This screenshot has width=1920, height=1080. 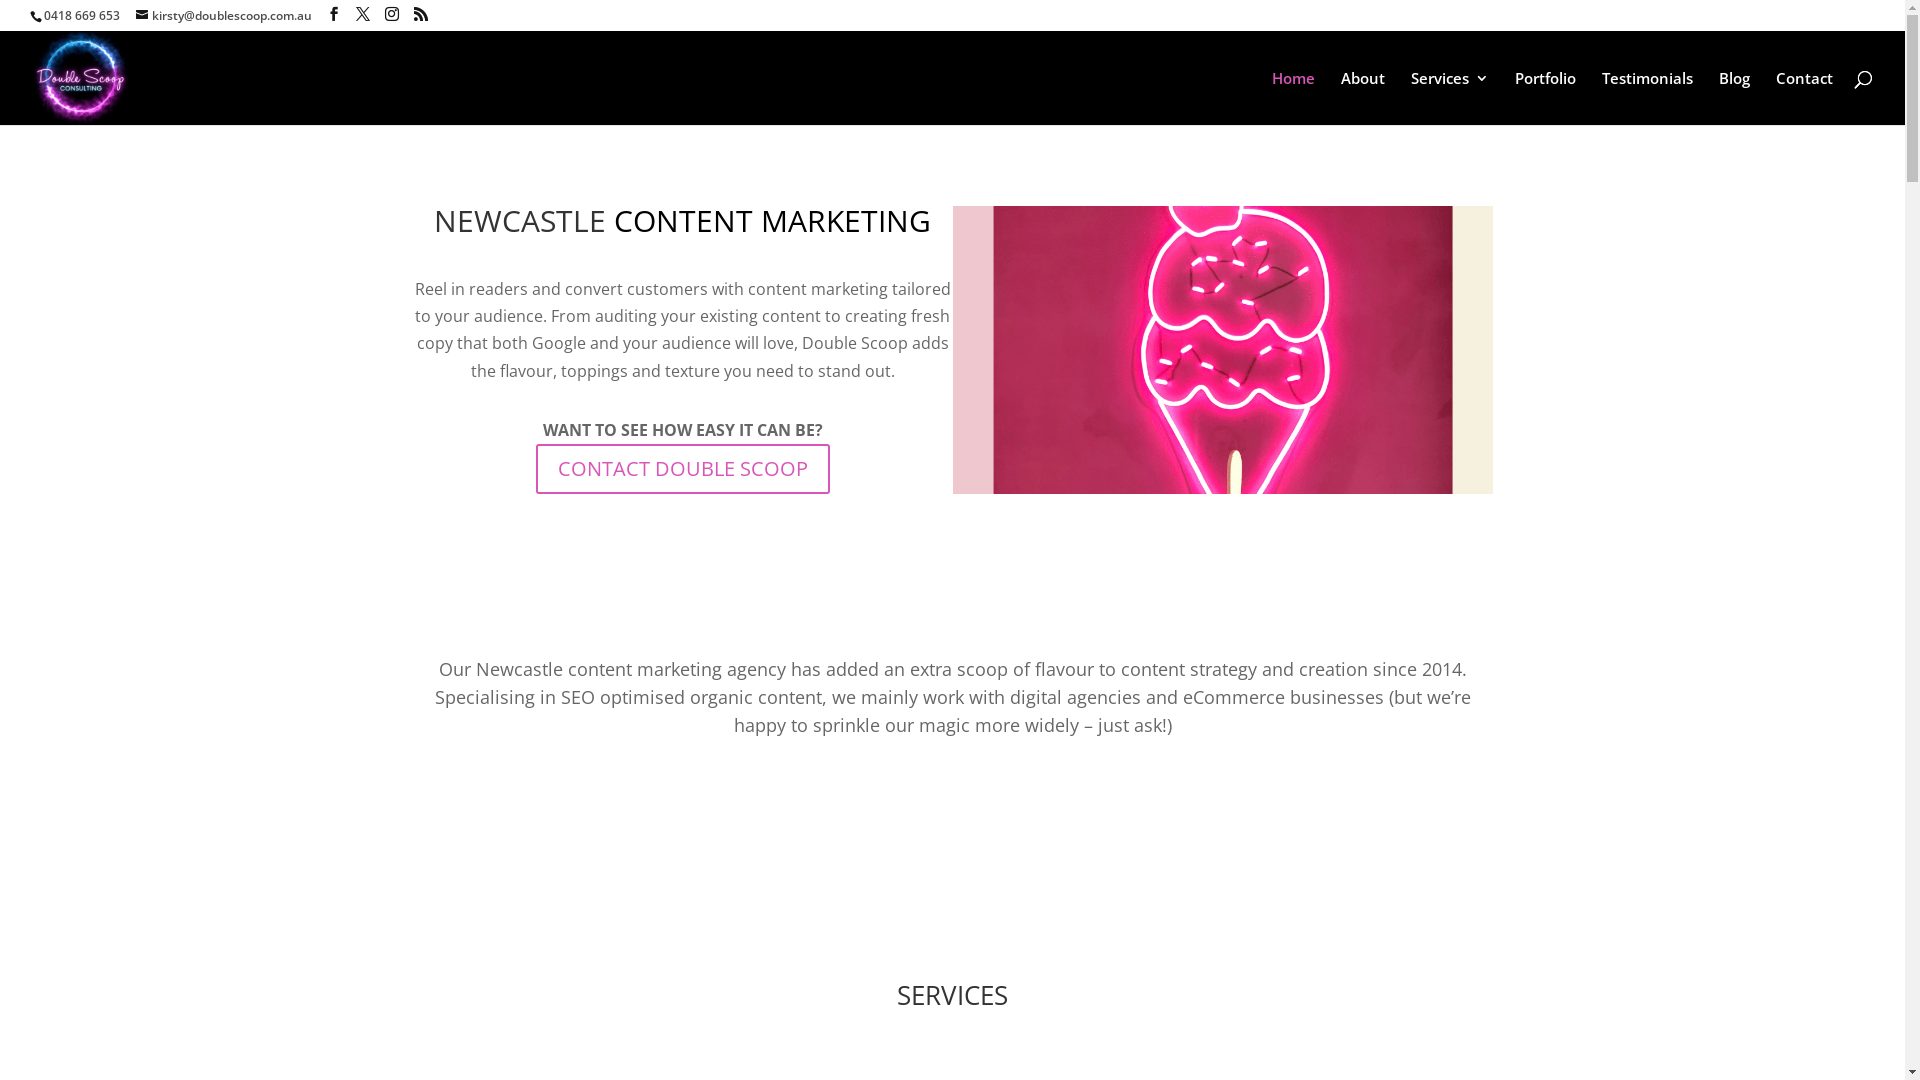 What do you see at coordinates (1602, 97) in the screenshot?
I see `'Testimonials'` at bounding box center [1602, 97].